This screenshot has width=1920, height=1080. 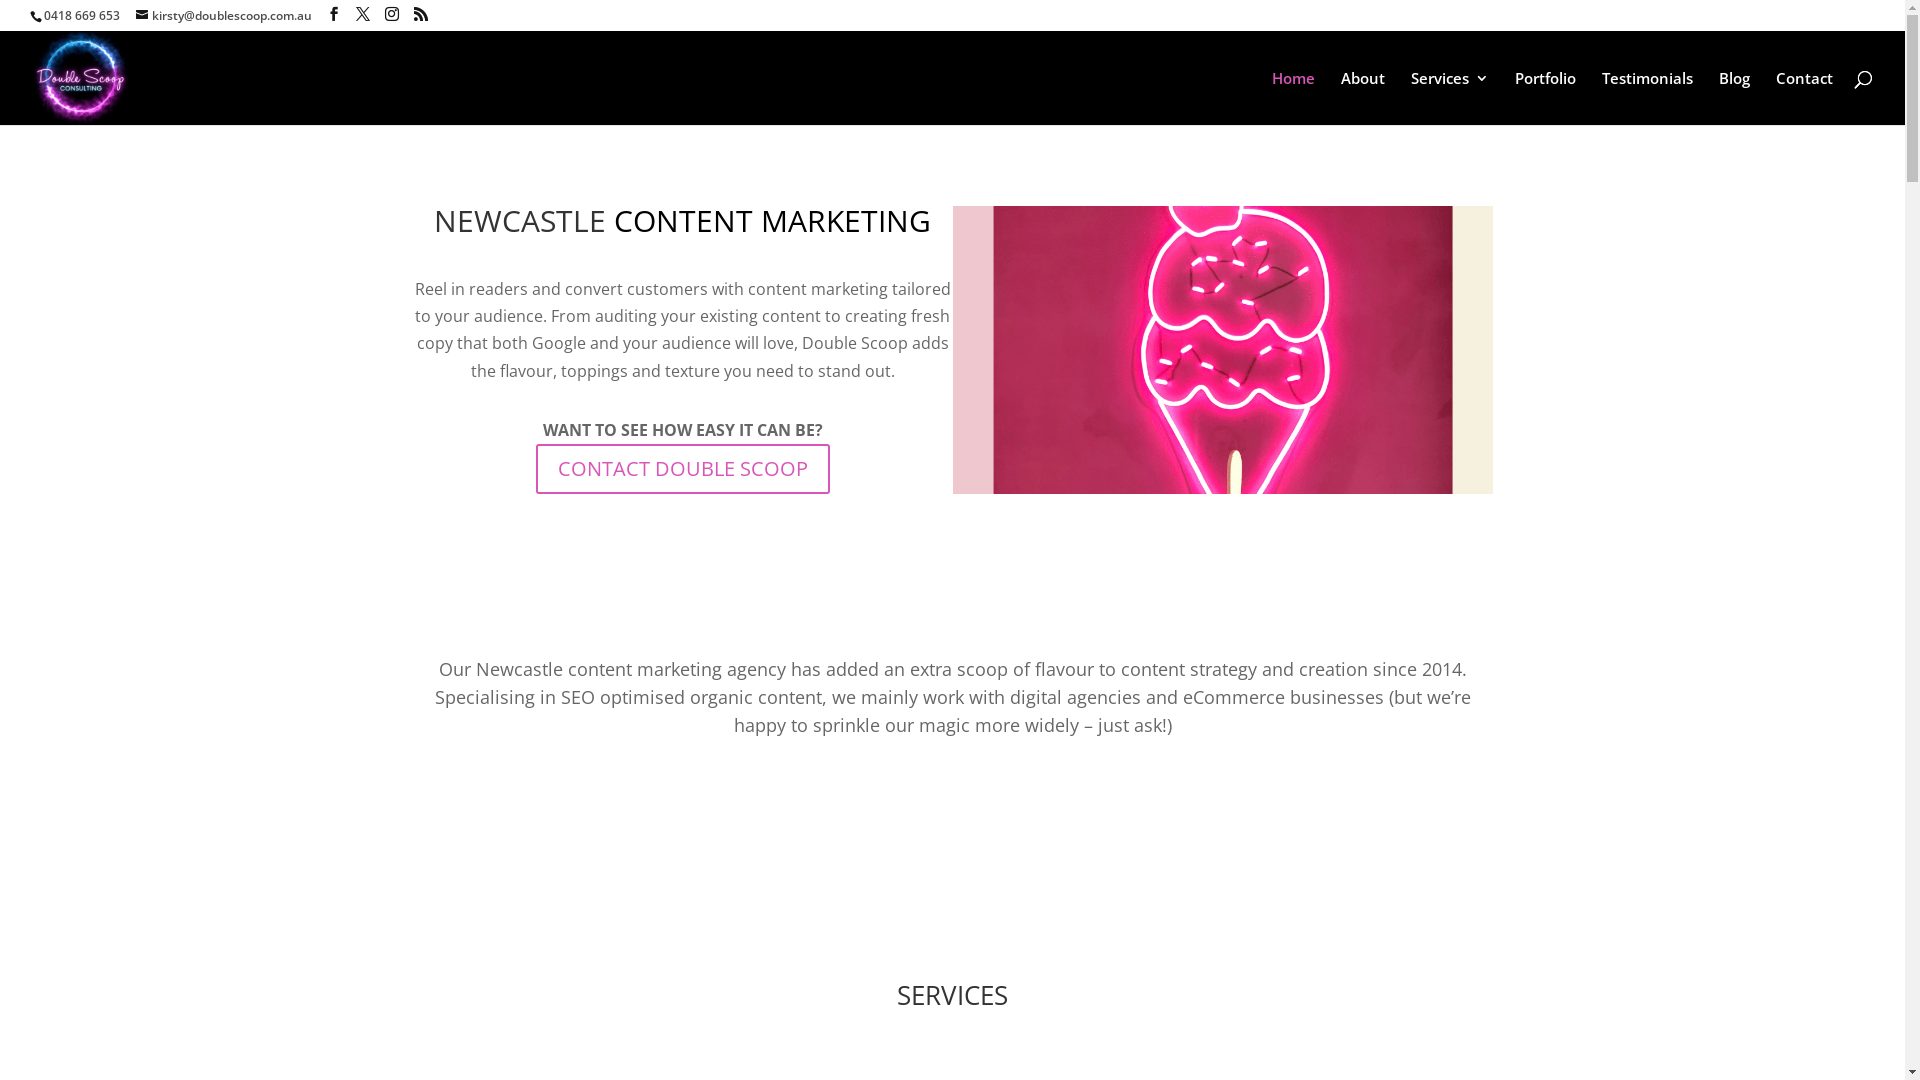 What do you see at coordinates (1602, 97) in the screenshot?
I see `'Testimonials'` at bounding box center [1602, 97].